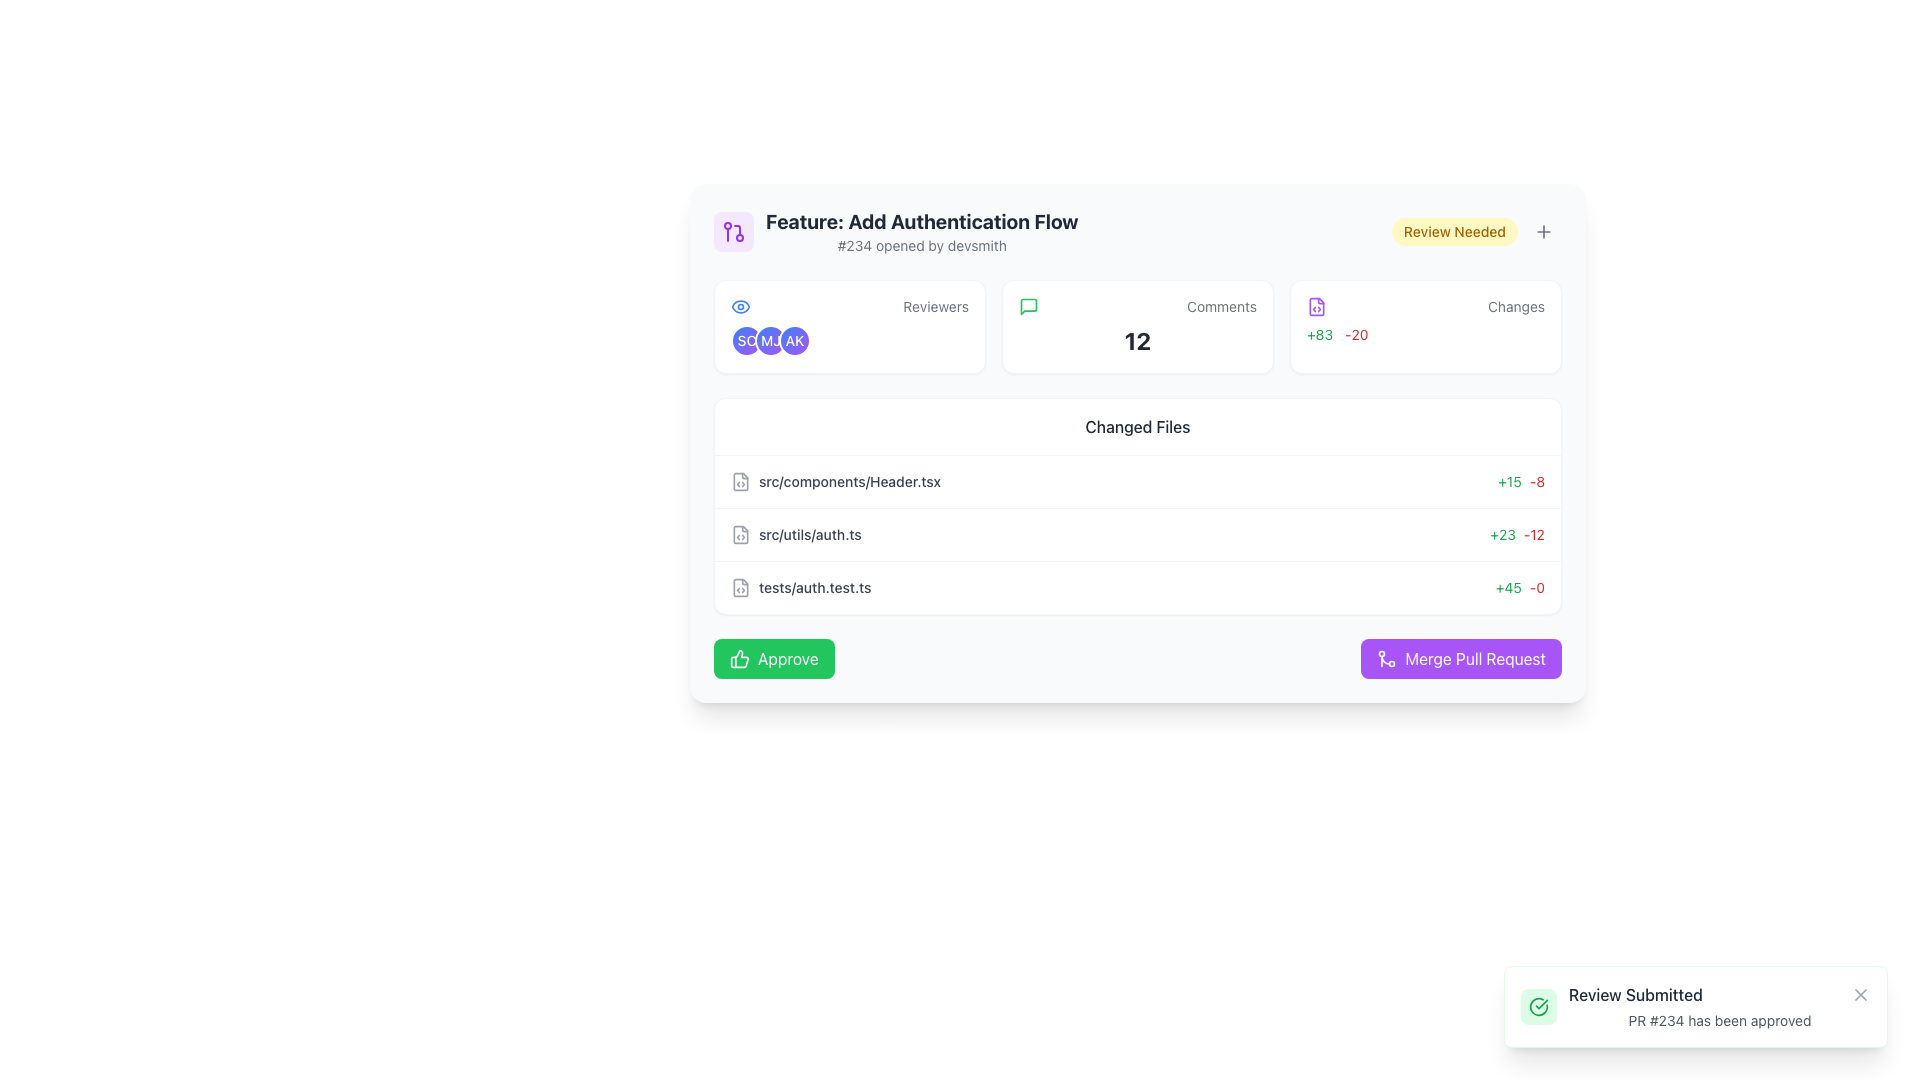 Image resolution: width=1920 pixels, height=1080 pixels. I want to click on the list item summarizing changes made to the file 'tests/auth.test.ts', so click(1137, 586).